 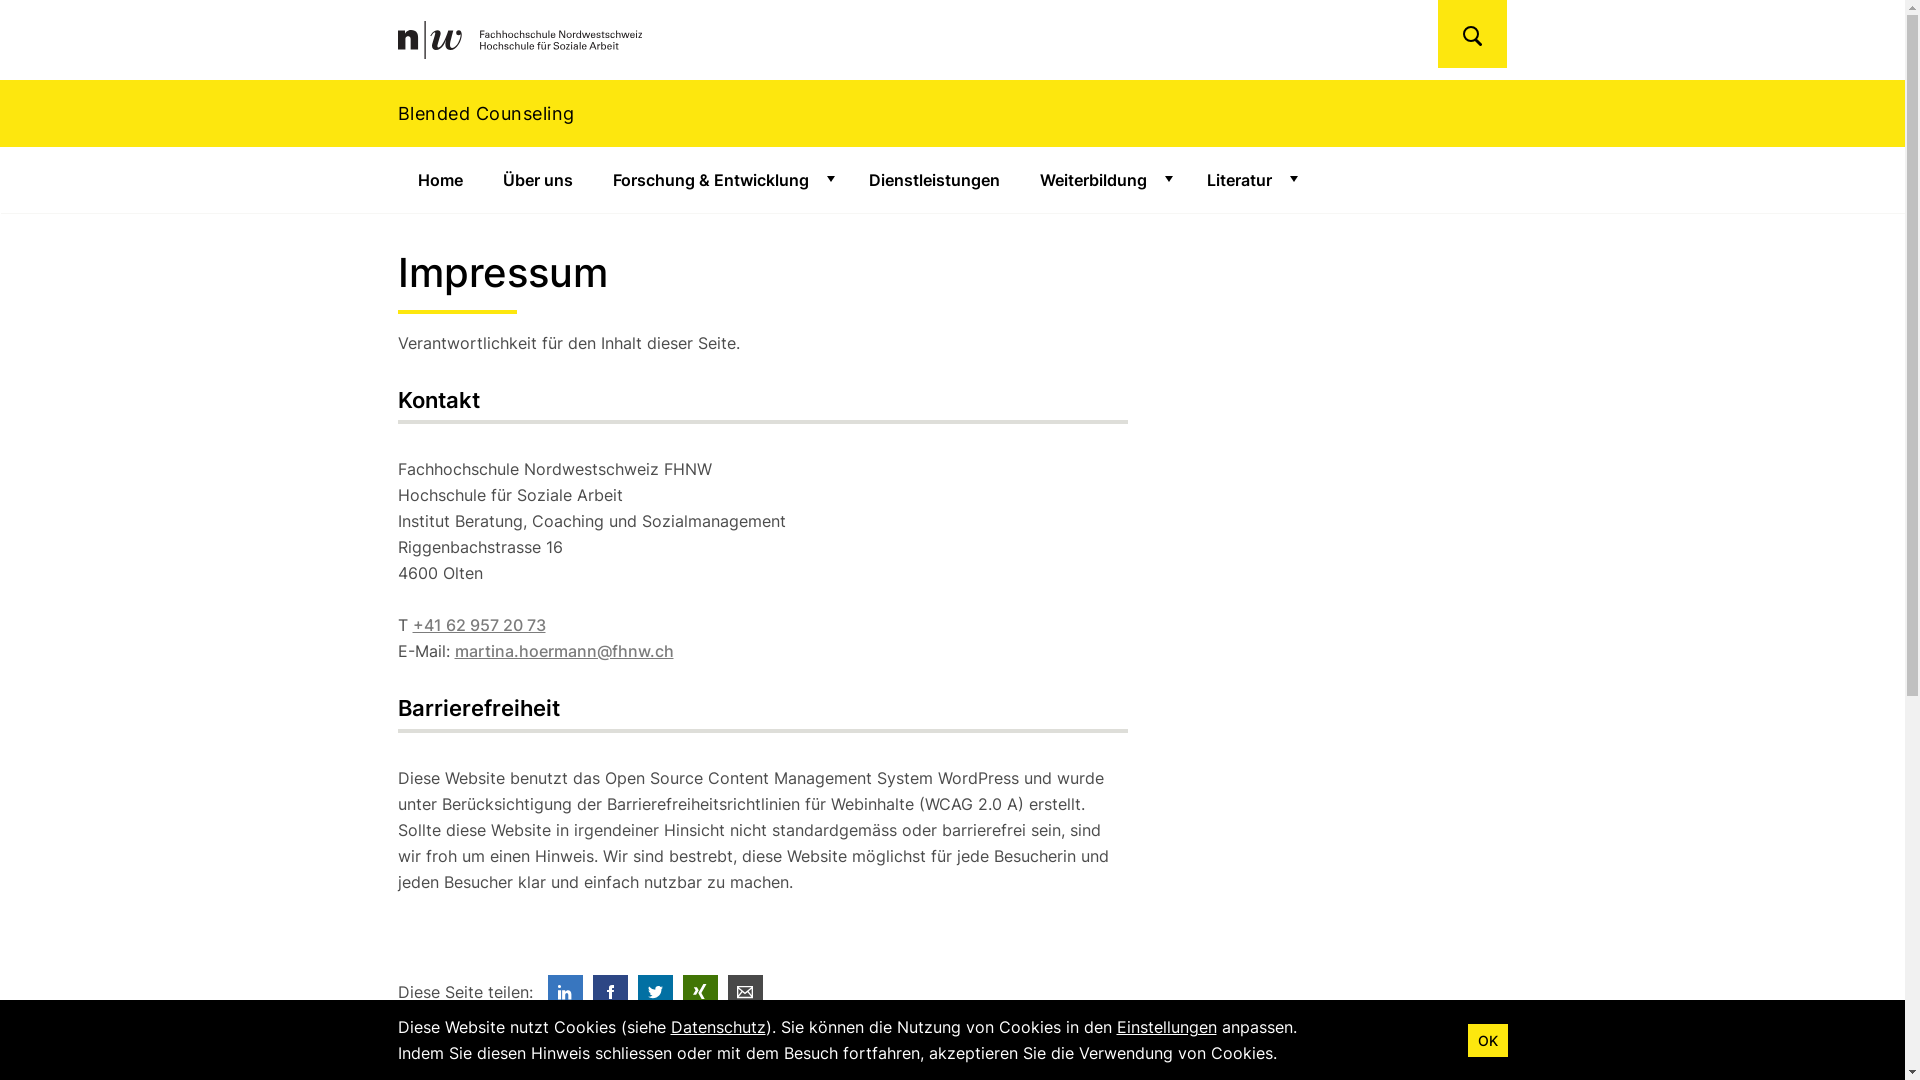 I want to click on 'Auf Xing teilen', so click(x=699, y=992).